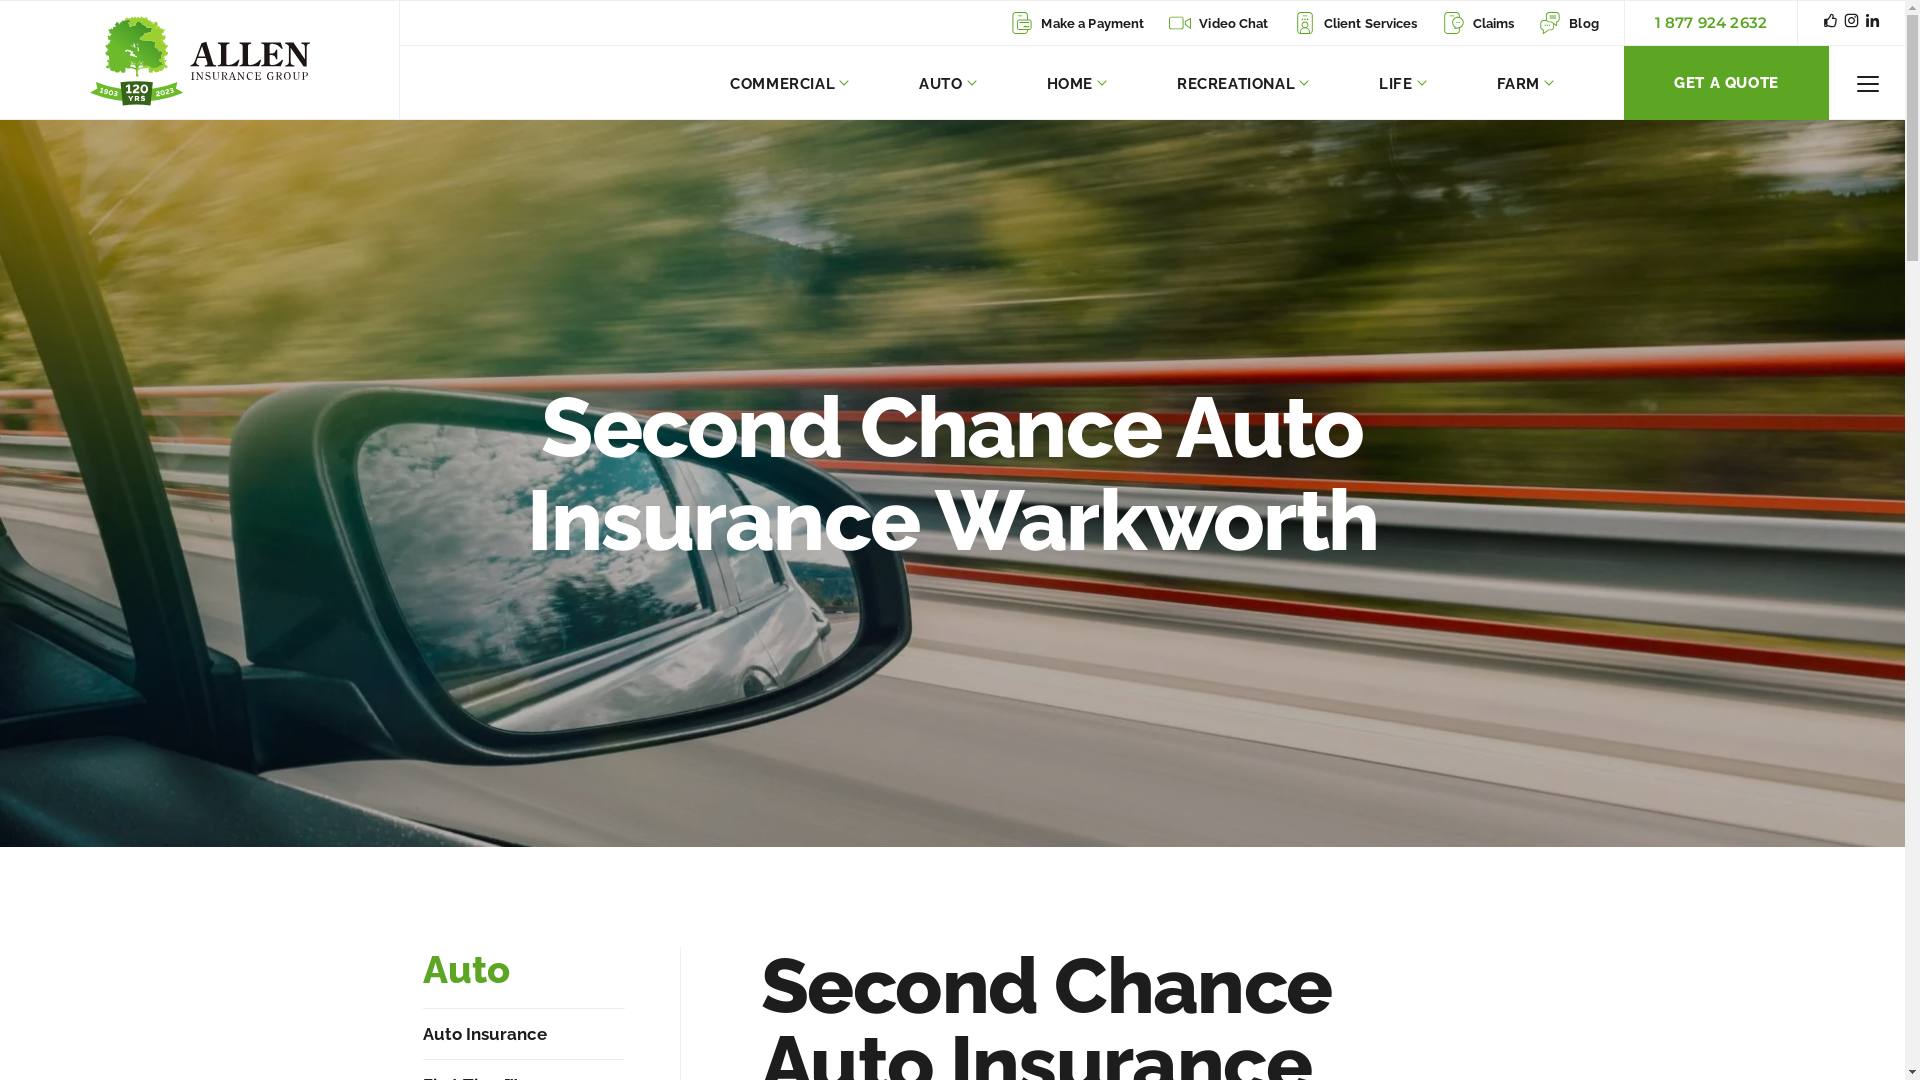 The image size is (1920, 1080). What do you see at coordinates (1568, 23) in the screenshot?
I see `'Blog'` at bounding box center [1568, 23].